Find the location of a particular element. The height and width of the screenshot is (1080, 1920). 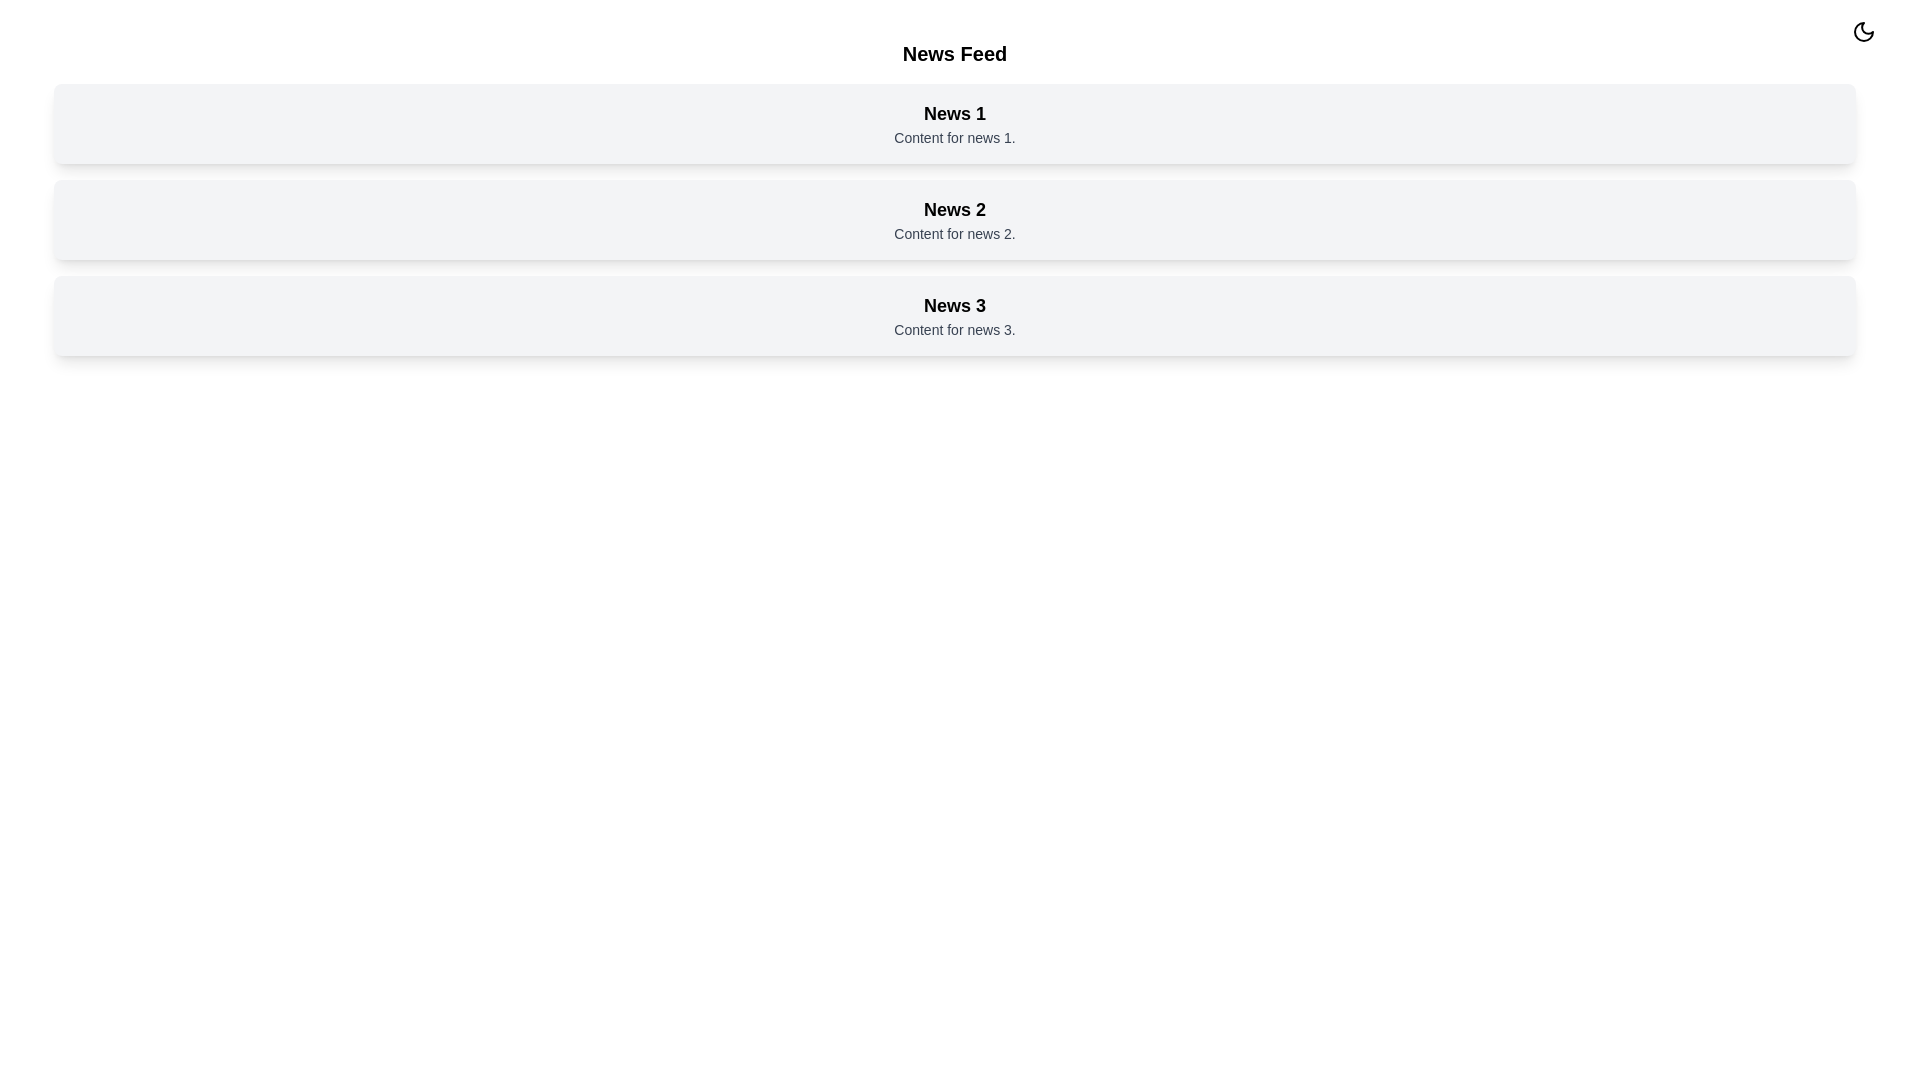

the text label displaying 'News 2' which is centrally located above the content text in the second news card is located at coordinates (954, 209).